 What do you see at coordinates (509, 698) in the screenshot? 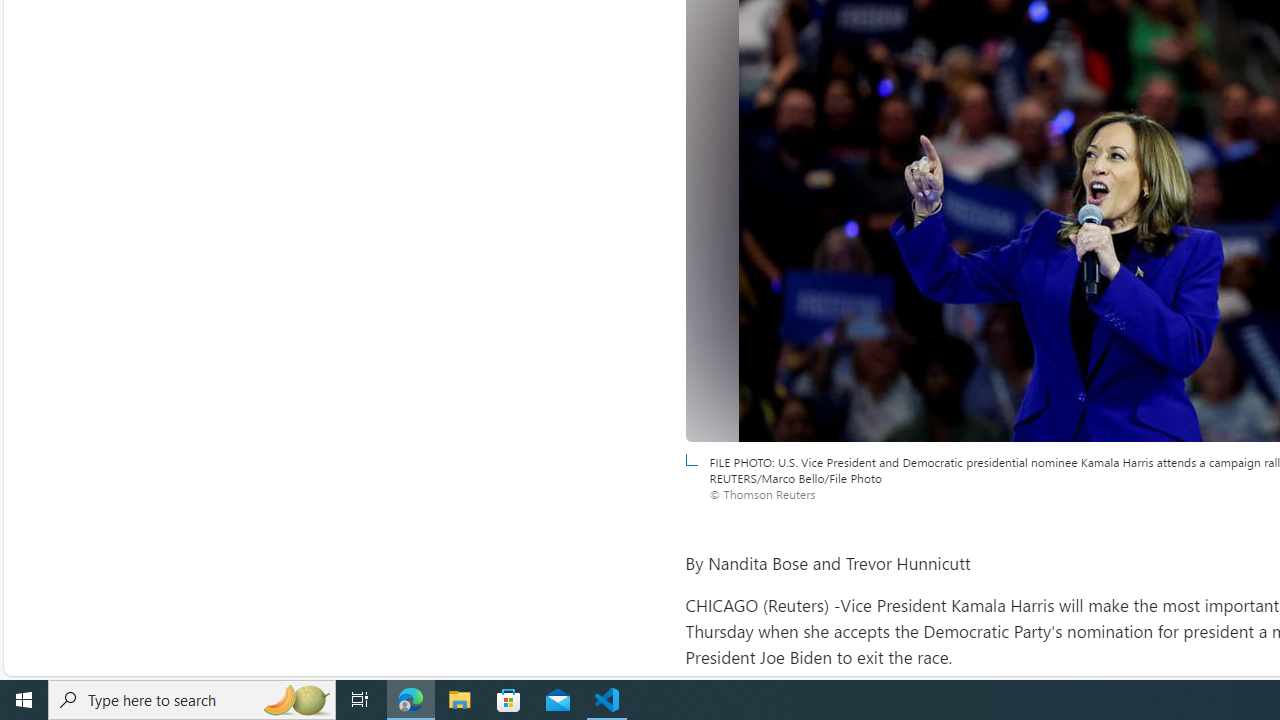
I see `'Microsoft Store'` at bounding box center [509, 698].